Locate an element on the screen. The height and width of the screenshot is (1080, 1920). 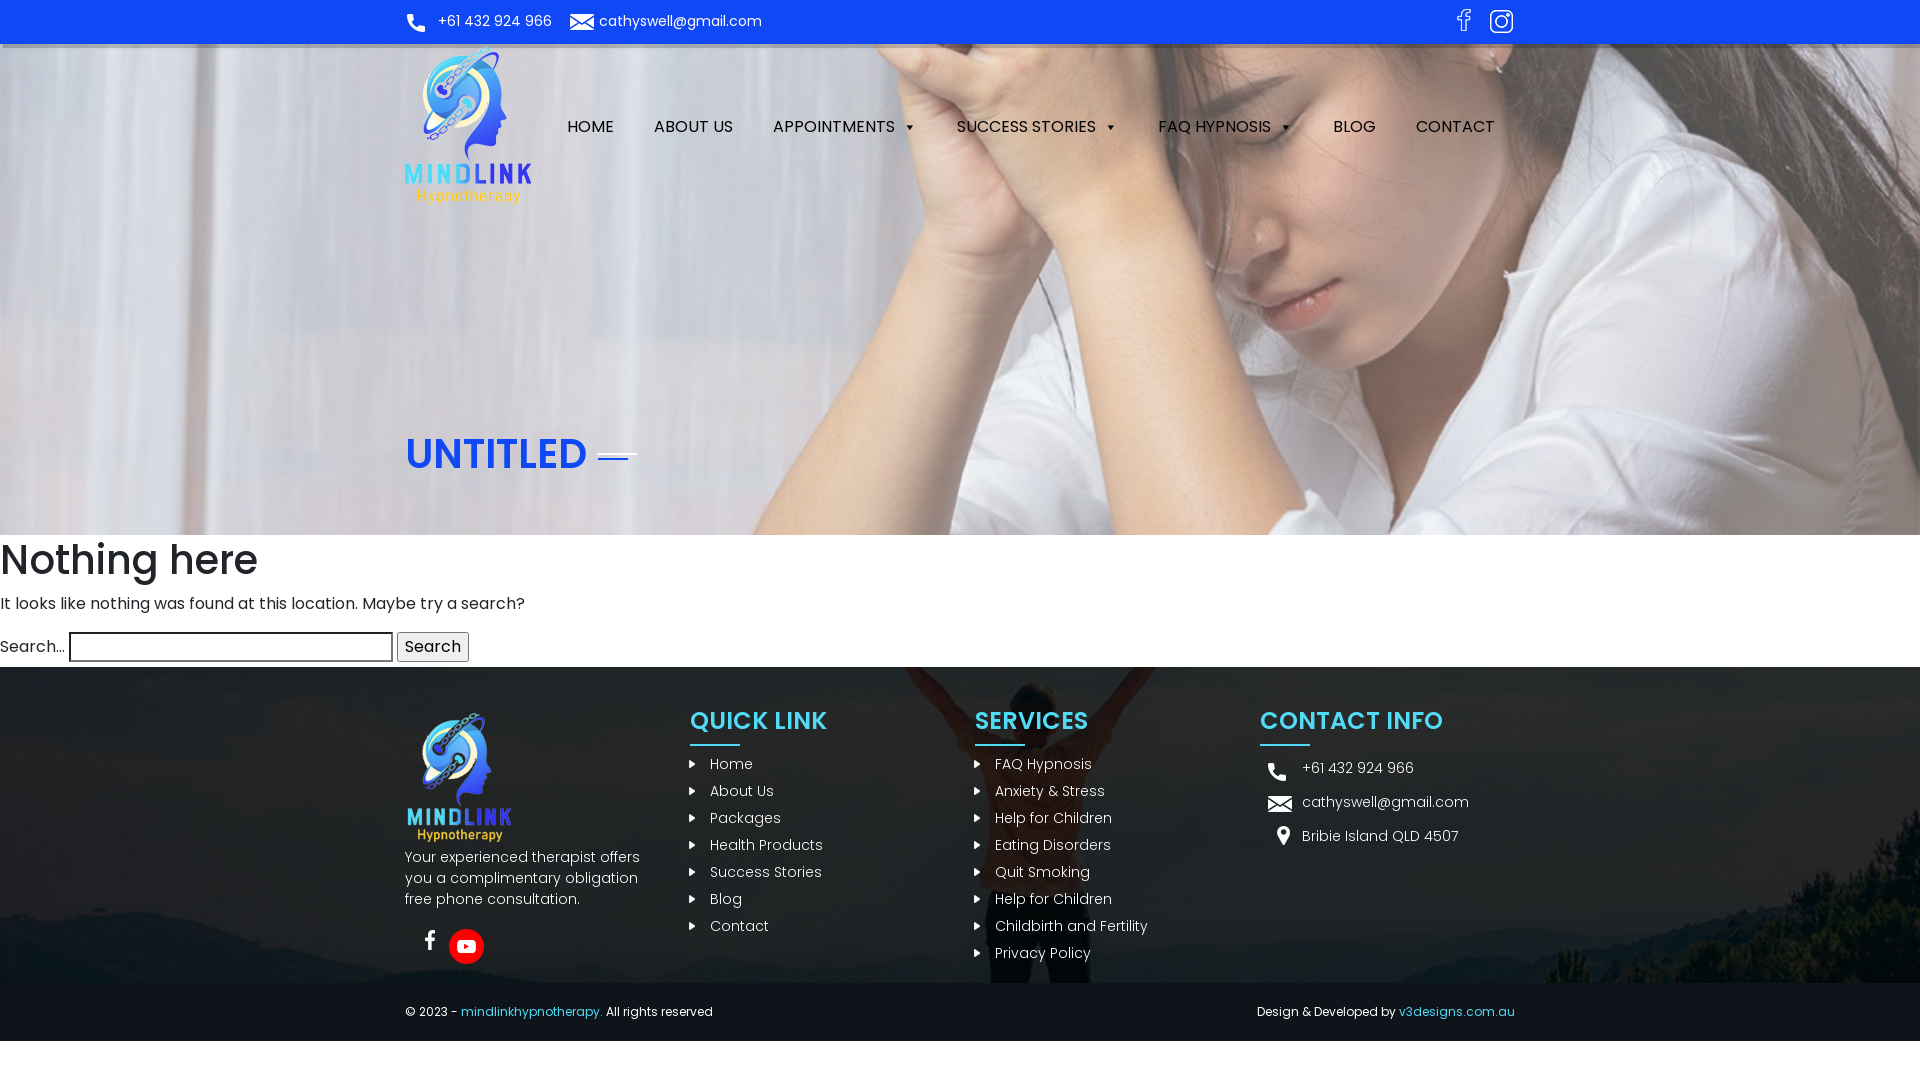
'BLOG' is located at coordinates (1313, 127).